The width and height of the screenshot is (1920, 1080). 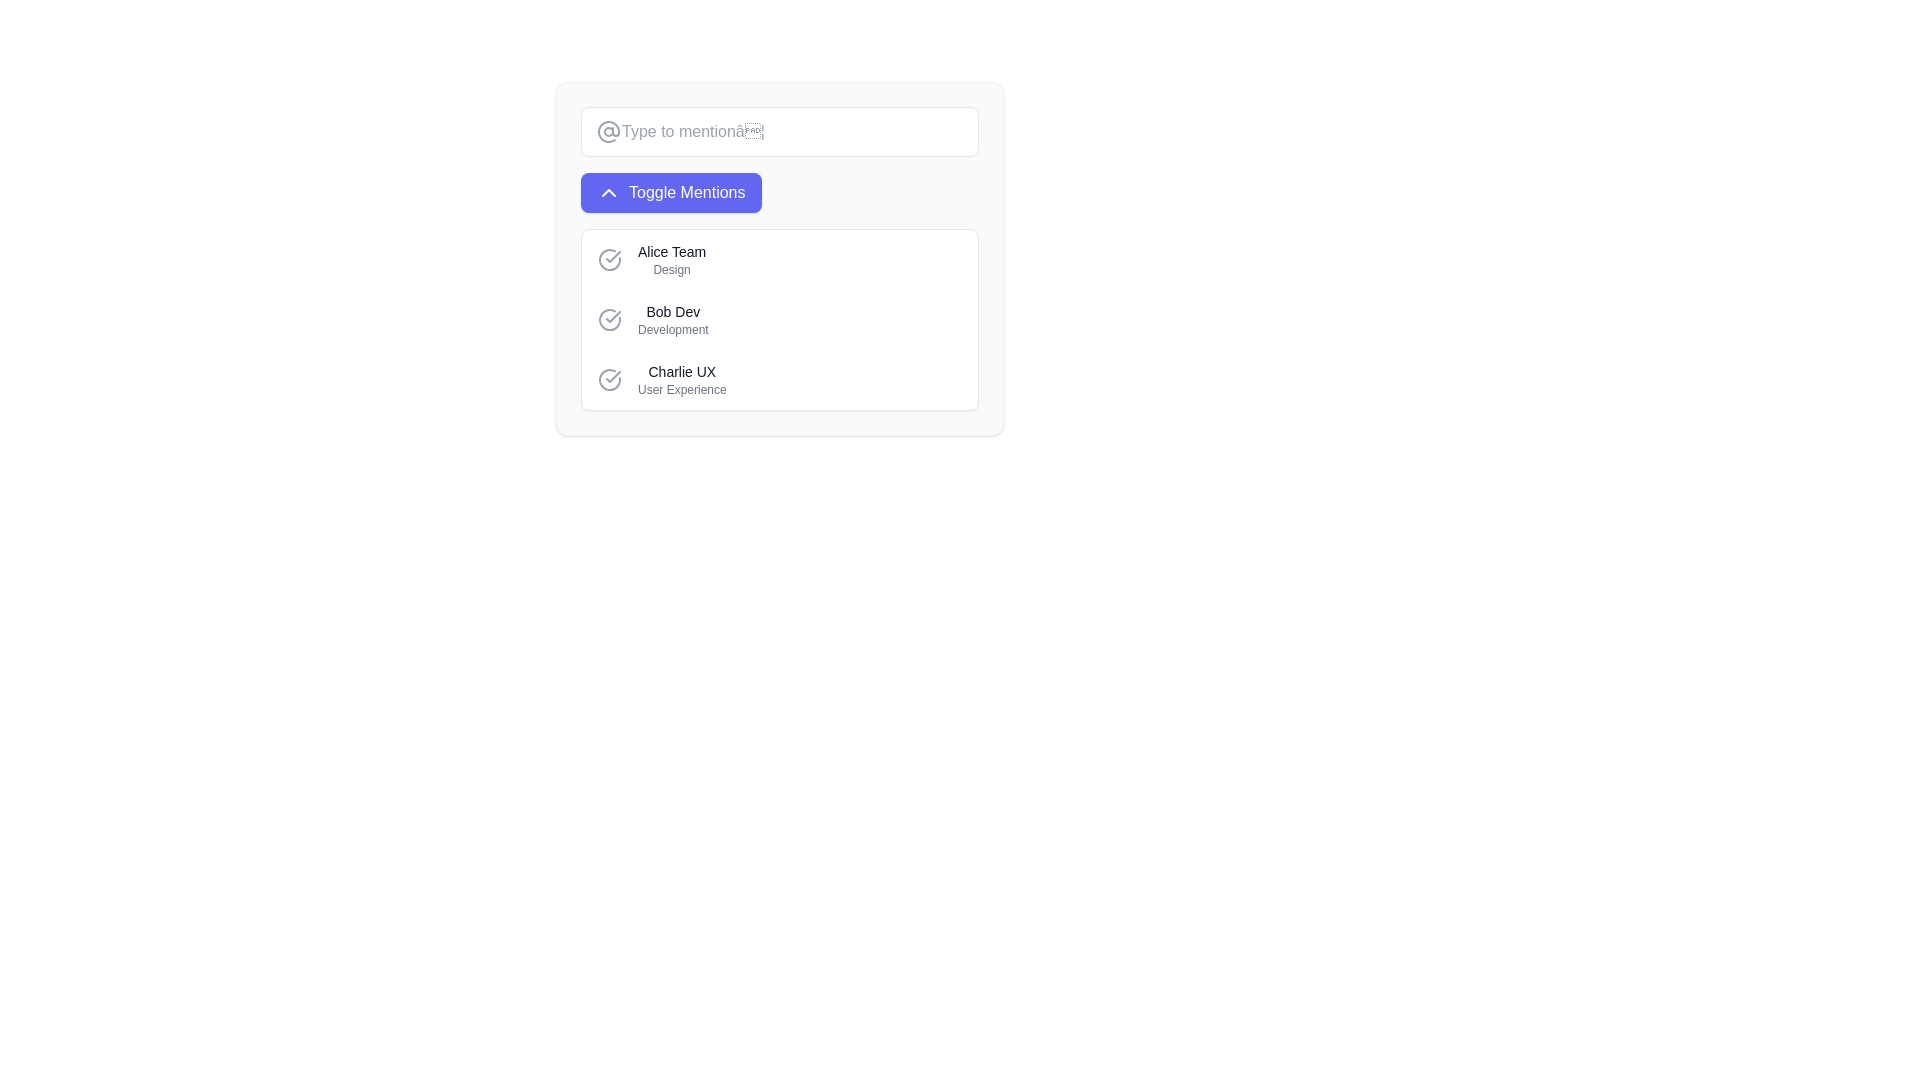 I want to click on the checkmark icon representing a successful action, located in the second row of the dropdown for 'Bob Dev', so click(x=612, y=315).